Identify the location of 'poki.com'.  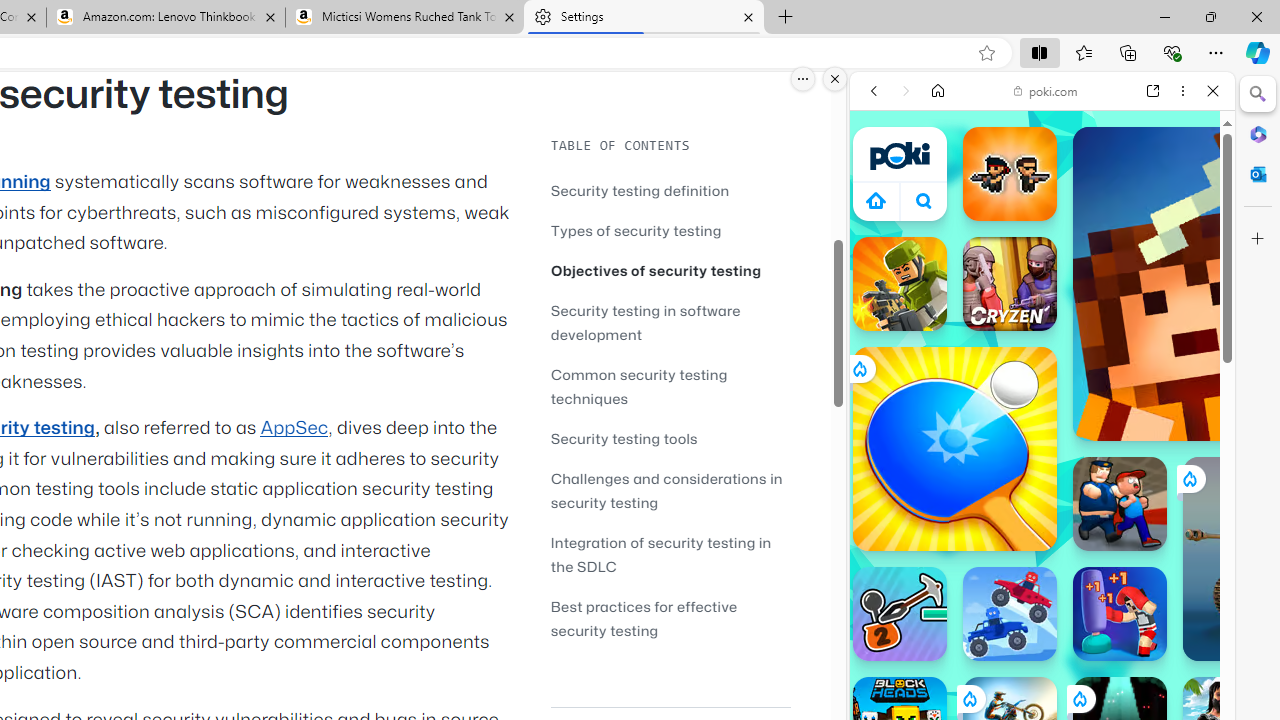
(1045, 91).